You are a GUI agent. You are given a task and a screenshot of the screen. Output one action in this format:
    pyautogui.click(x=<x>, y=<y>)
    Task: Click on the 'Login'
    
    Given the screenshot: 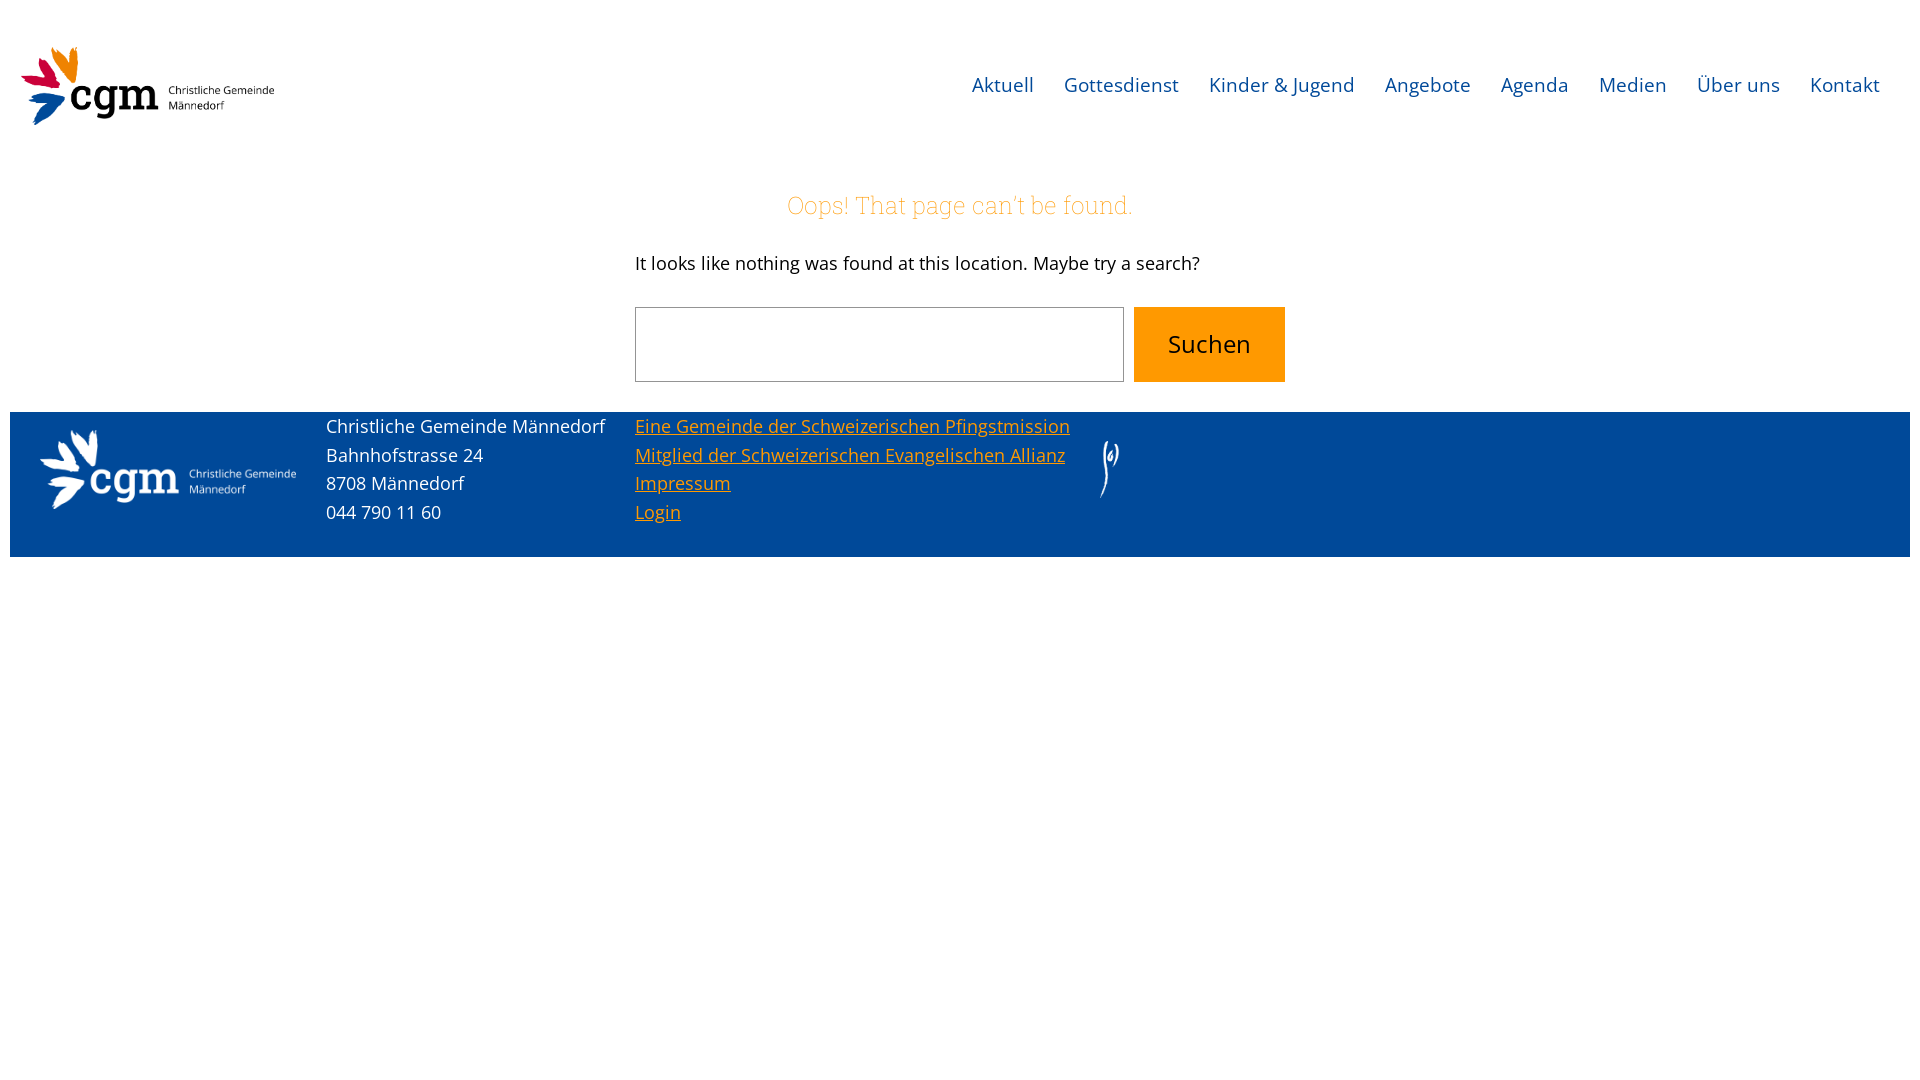 What is the action you would take?
    pyautogui.click(x=657, y=511)
    